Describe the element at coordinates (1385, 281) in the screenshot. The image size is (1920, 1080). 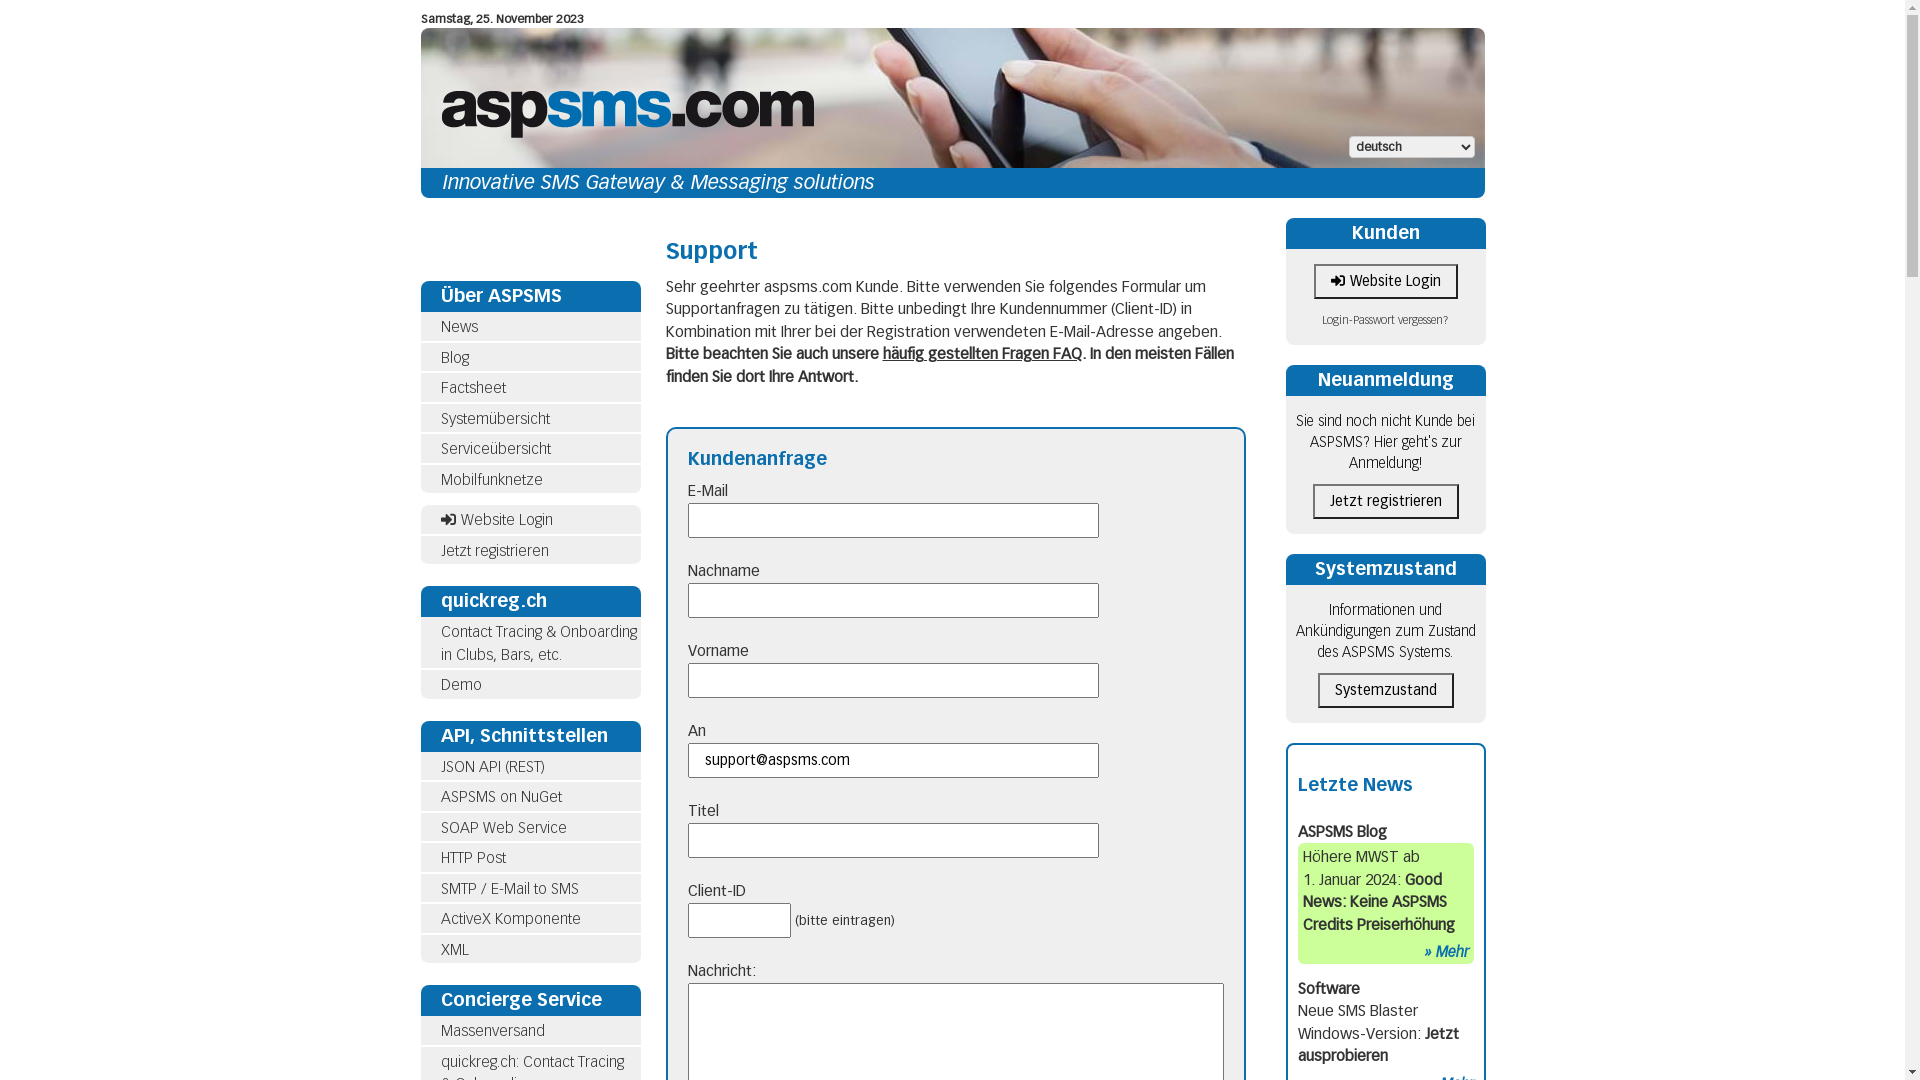
I see `'Website Login'` at that location.